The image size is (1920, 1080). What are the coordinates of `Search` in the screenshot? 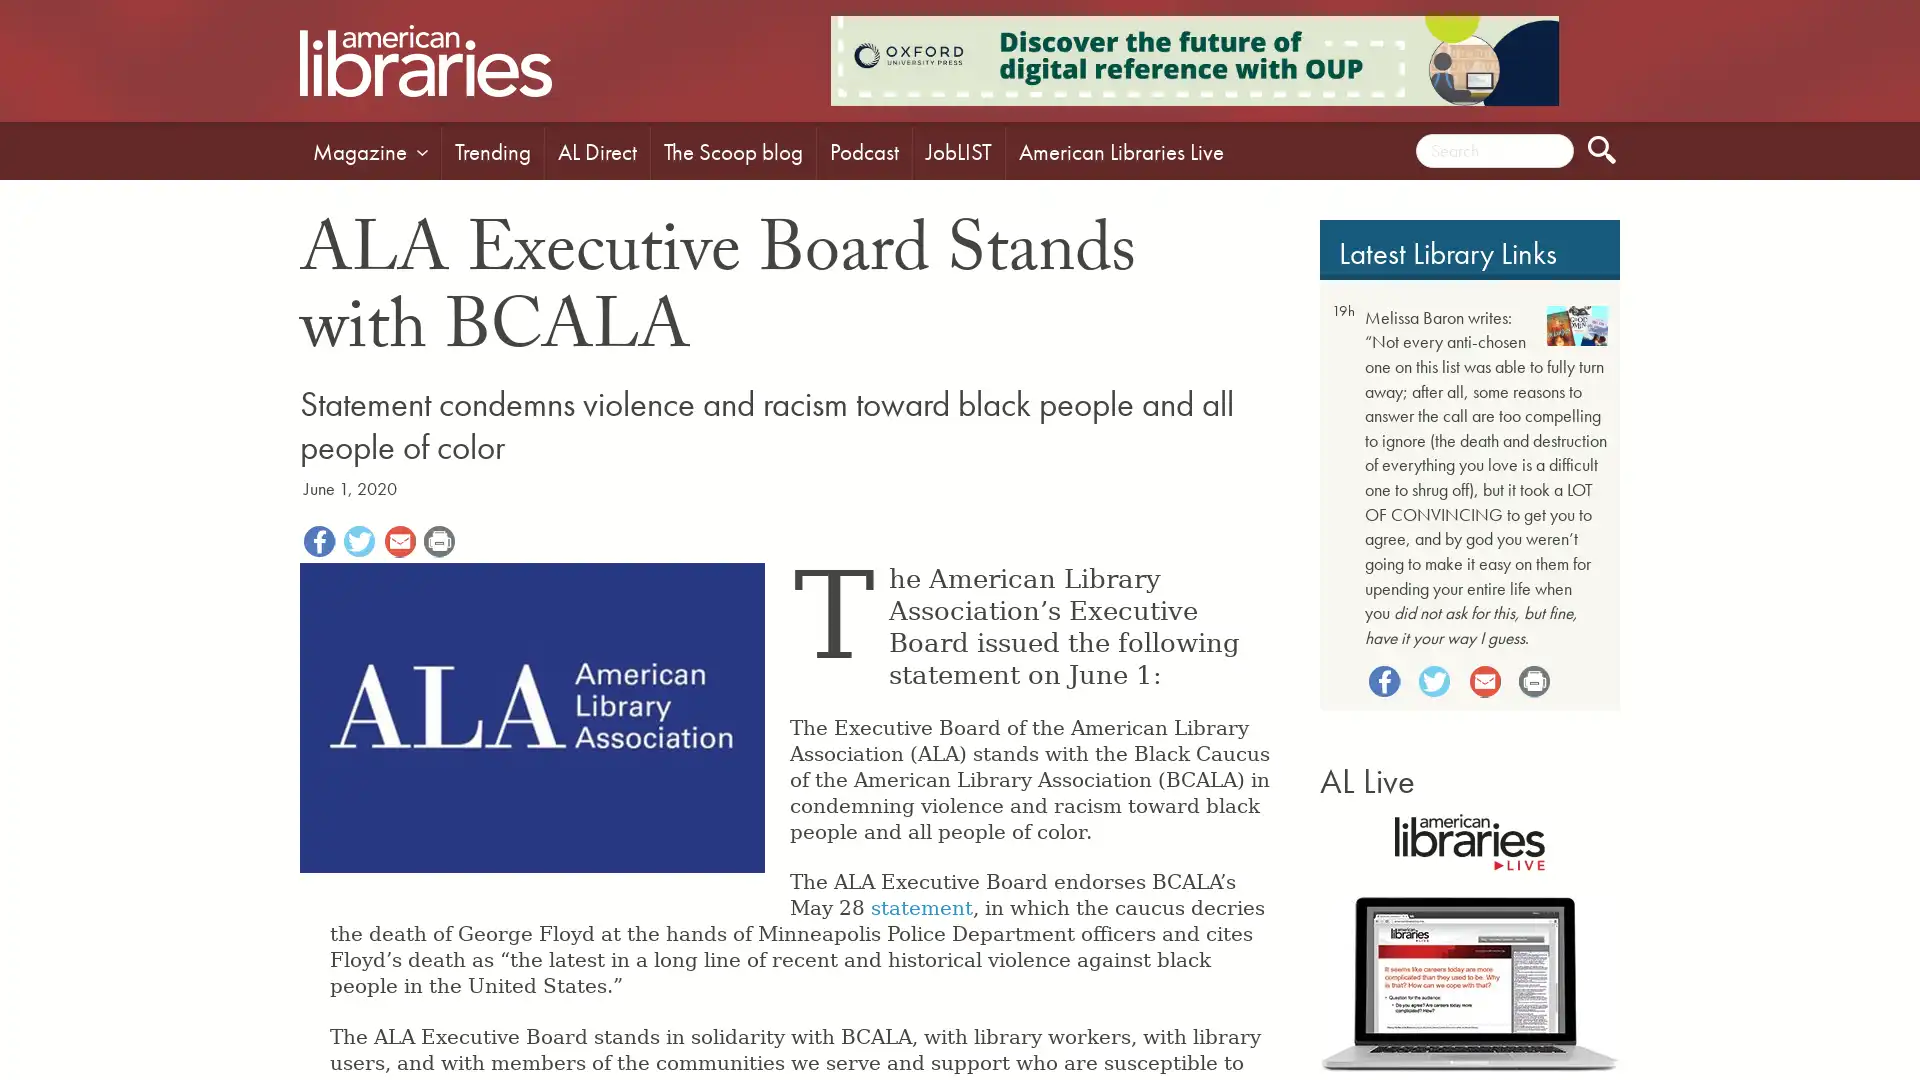 It's located at (1602, 149).